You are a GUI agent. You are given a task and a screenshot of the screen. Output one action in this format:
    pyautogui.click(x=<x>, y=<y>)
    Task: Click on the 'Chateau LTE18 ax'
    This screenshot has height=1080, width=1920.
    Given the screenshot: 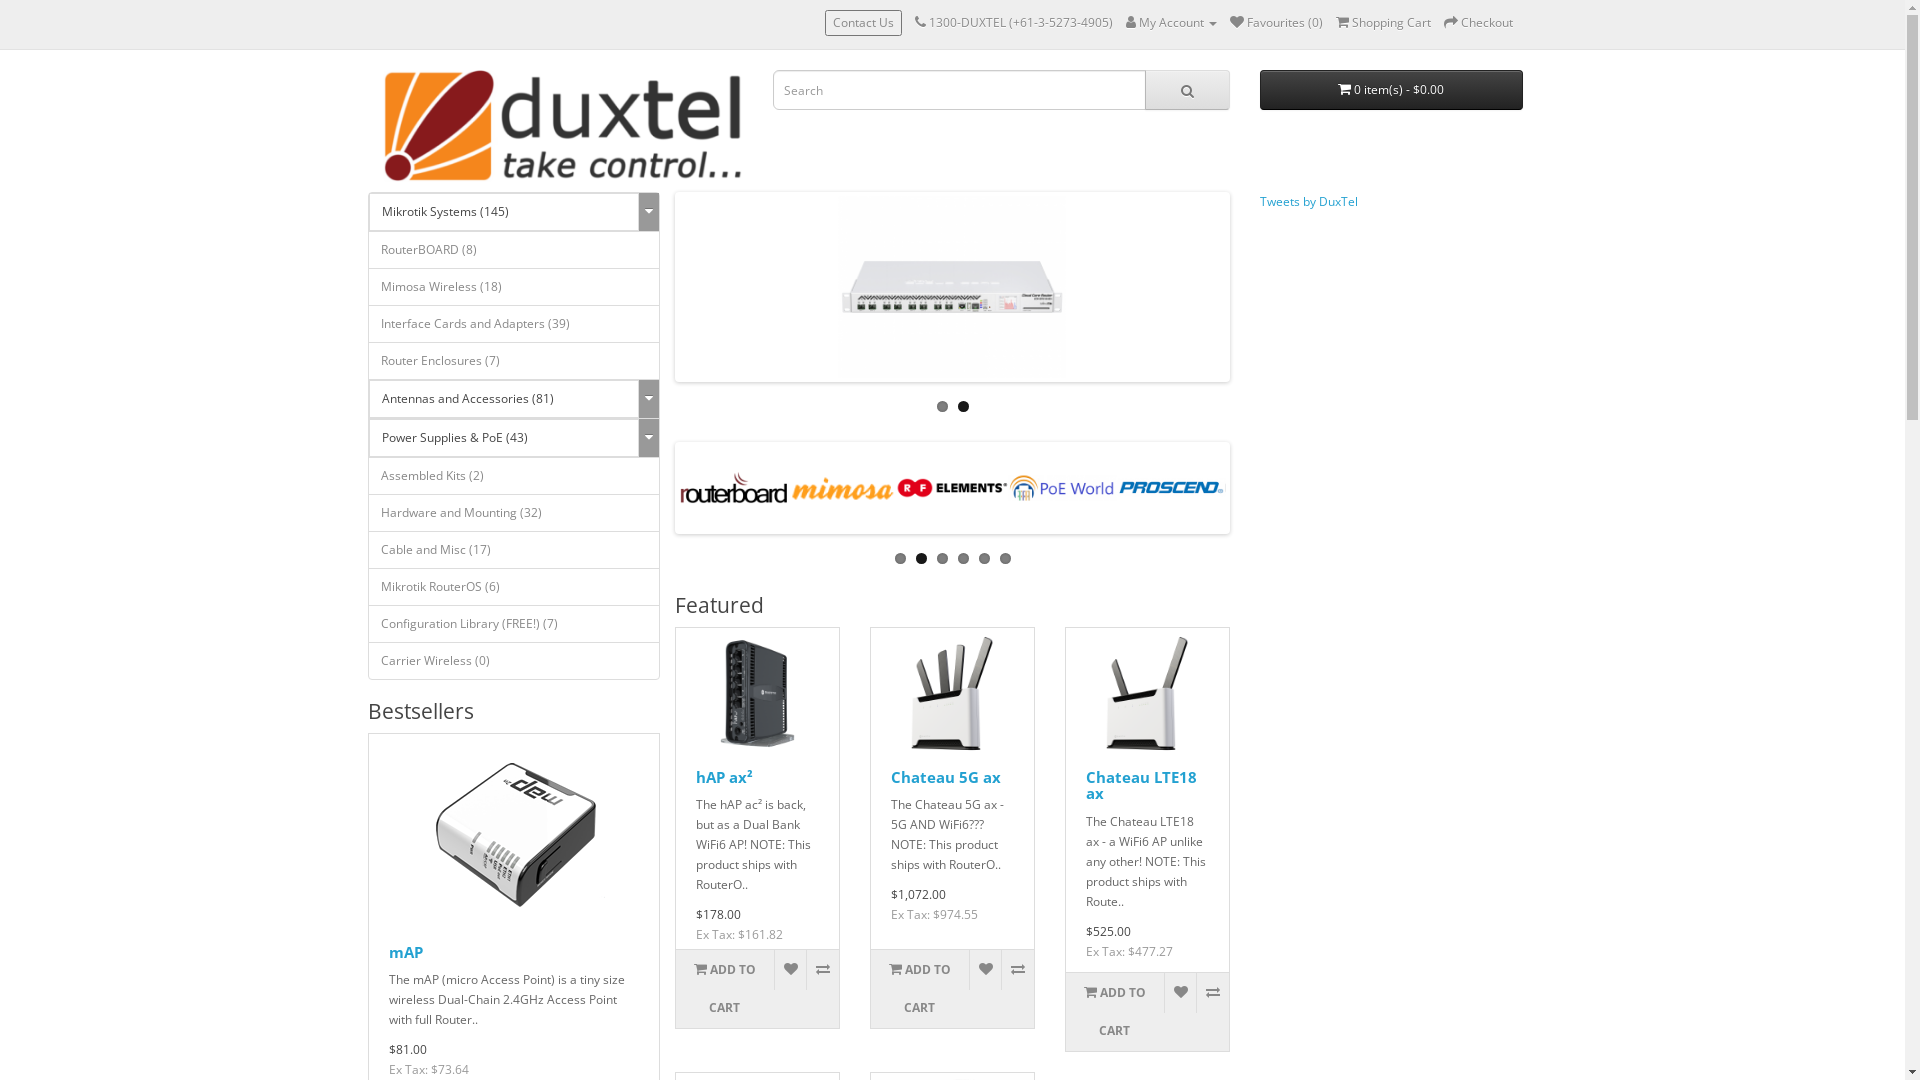 What is the action you would take?
    pyautogui.click(x=1084, y=784)
    